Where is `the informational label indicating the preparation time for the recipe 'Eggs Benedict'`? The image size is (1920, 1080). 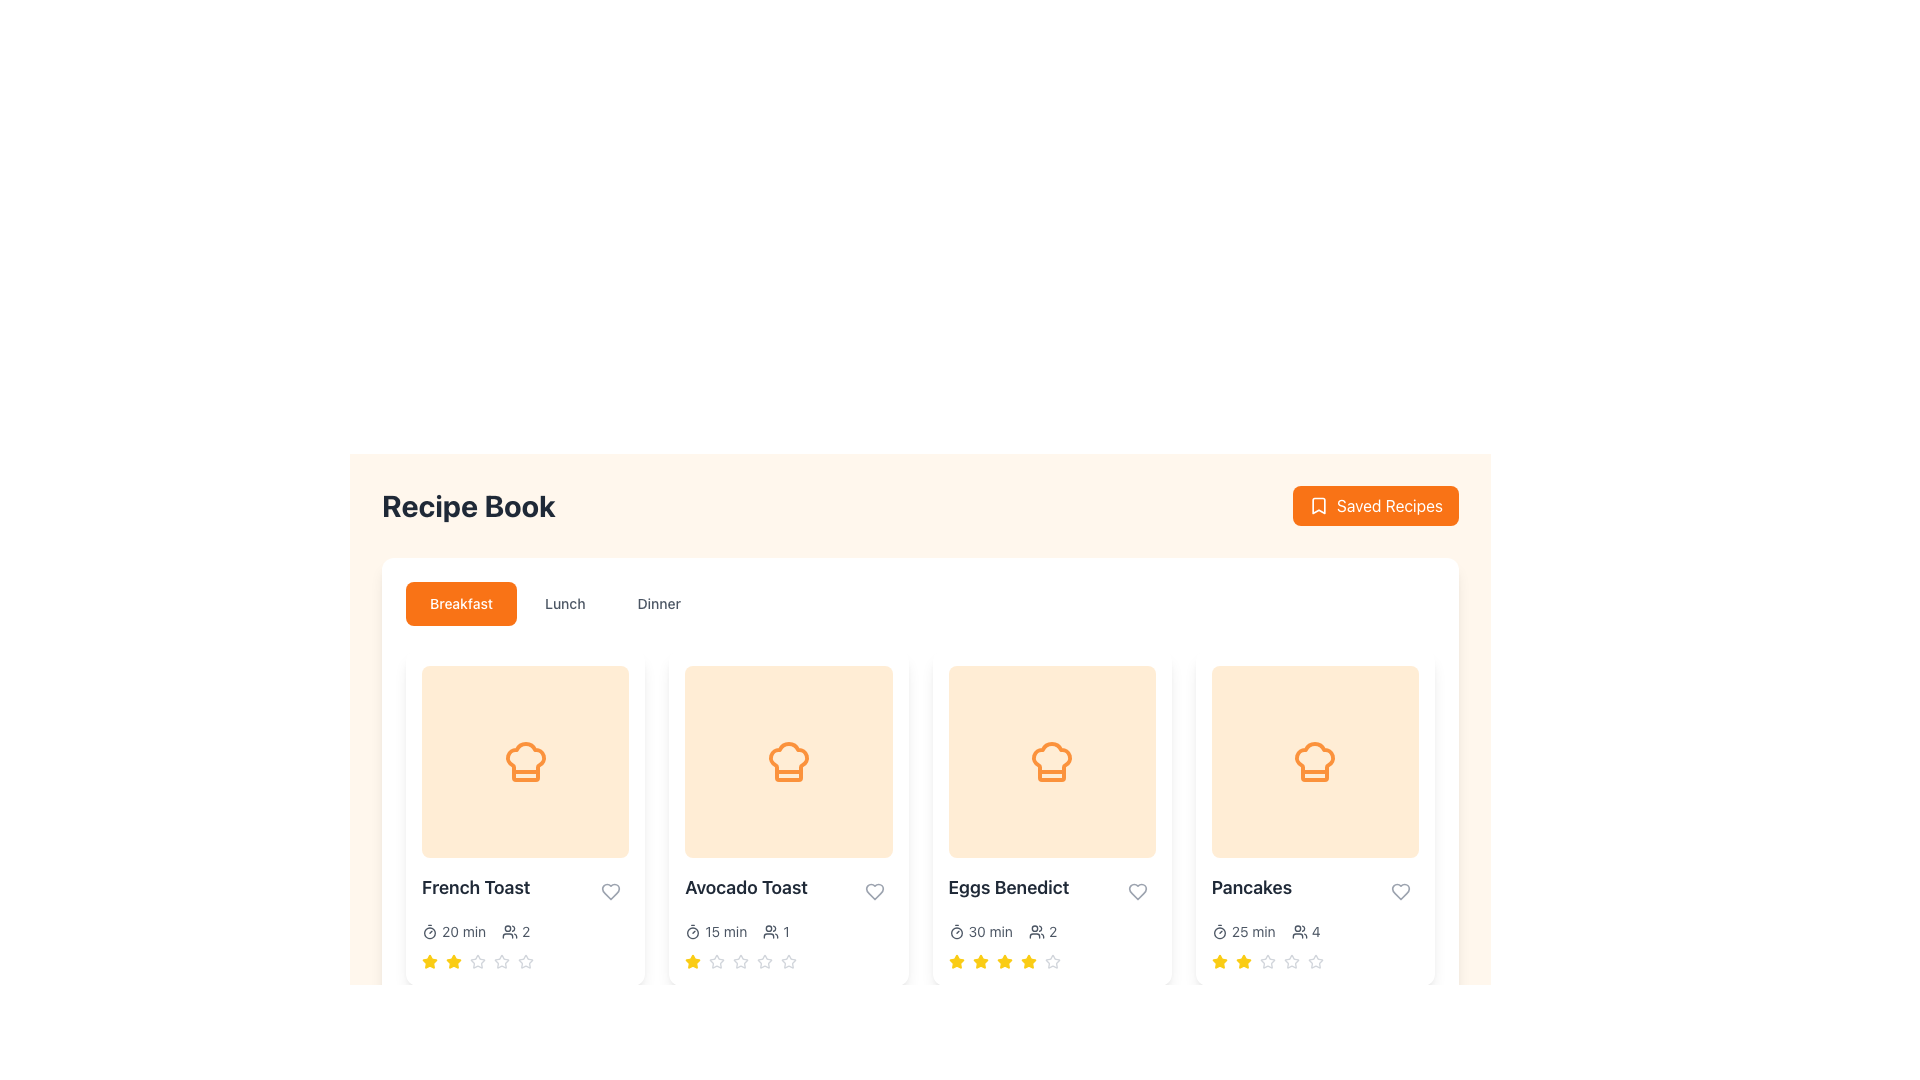 the informational label indicating the preparation time for the recipe 'Eggs Benedict' is located at coordinates (980, 932).